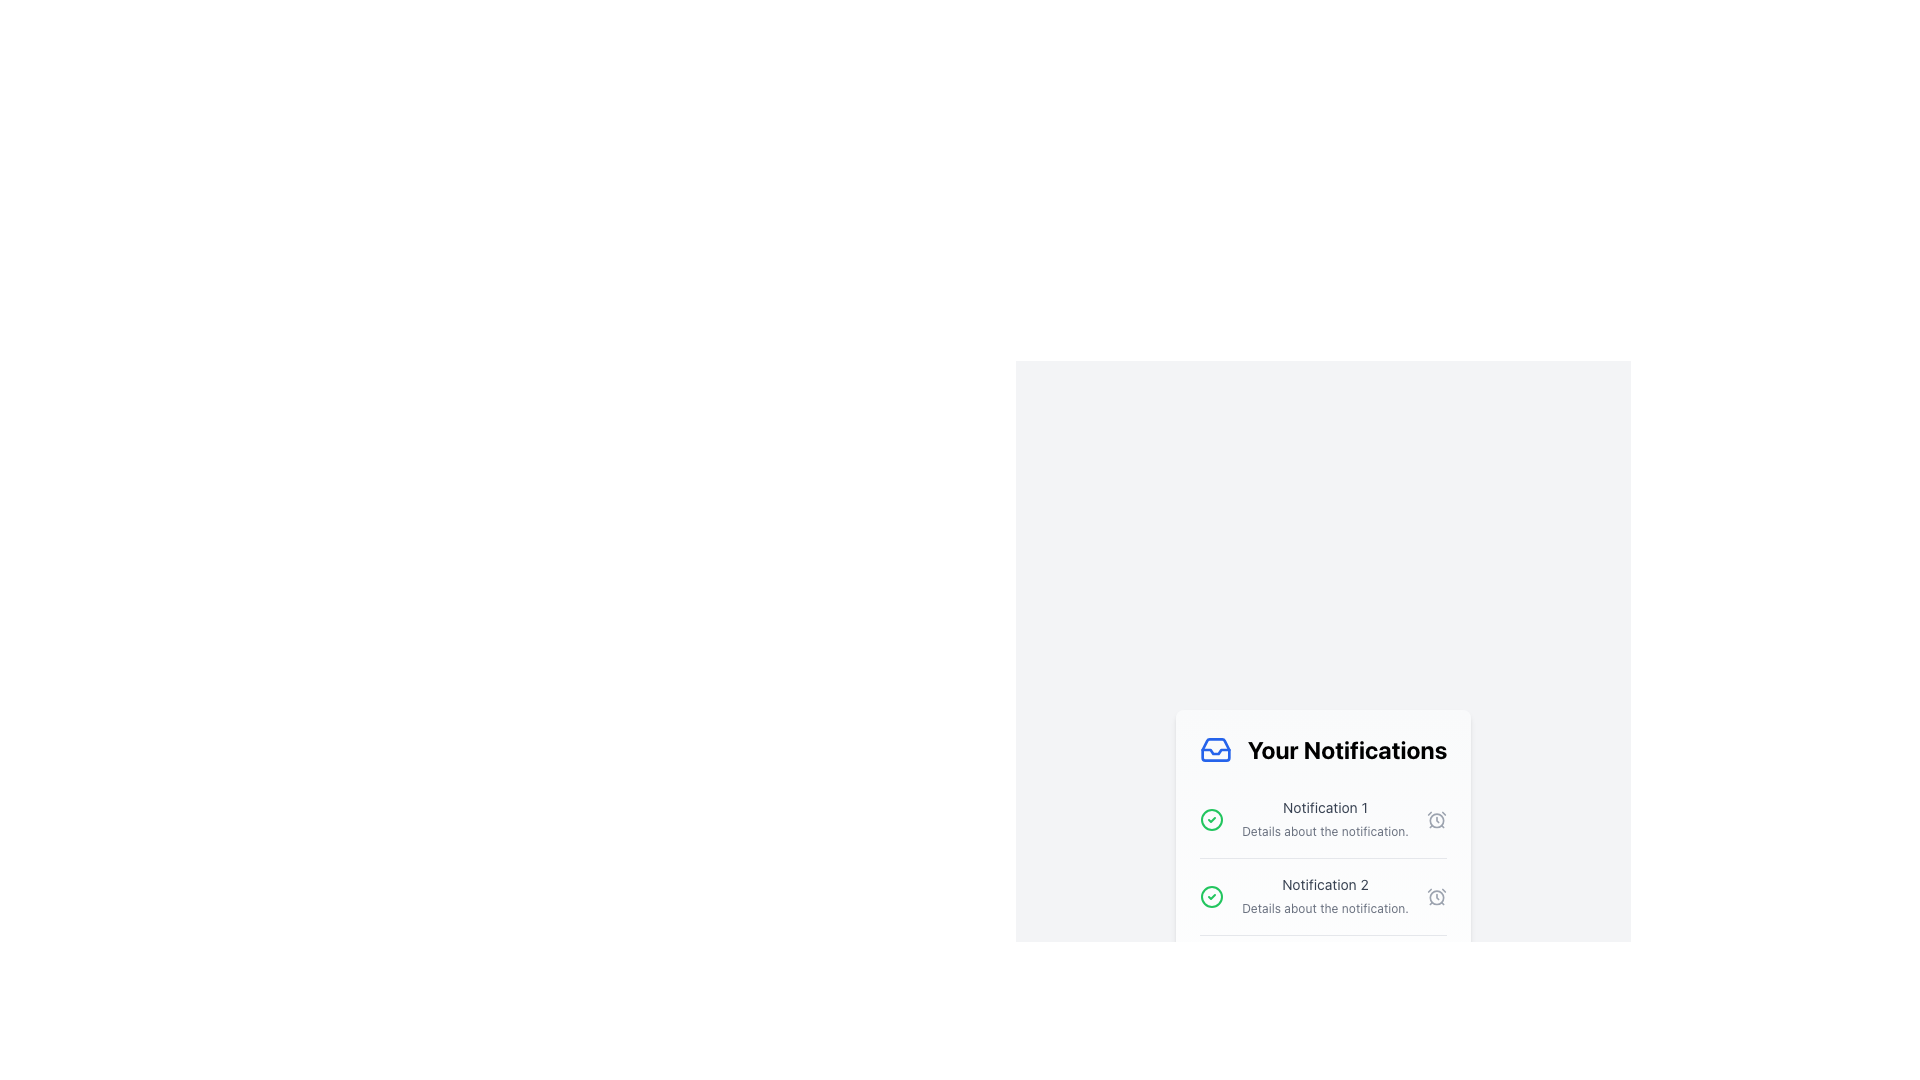  Describe the element at coordinates (1436, 896) in the screenshot. I see `the icon related to 'Notification 2' in the 'Your Notifications' section, positioned to the far right of the entry` at that location.